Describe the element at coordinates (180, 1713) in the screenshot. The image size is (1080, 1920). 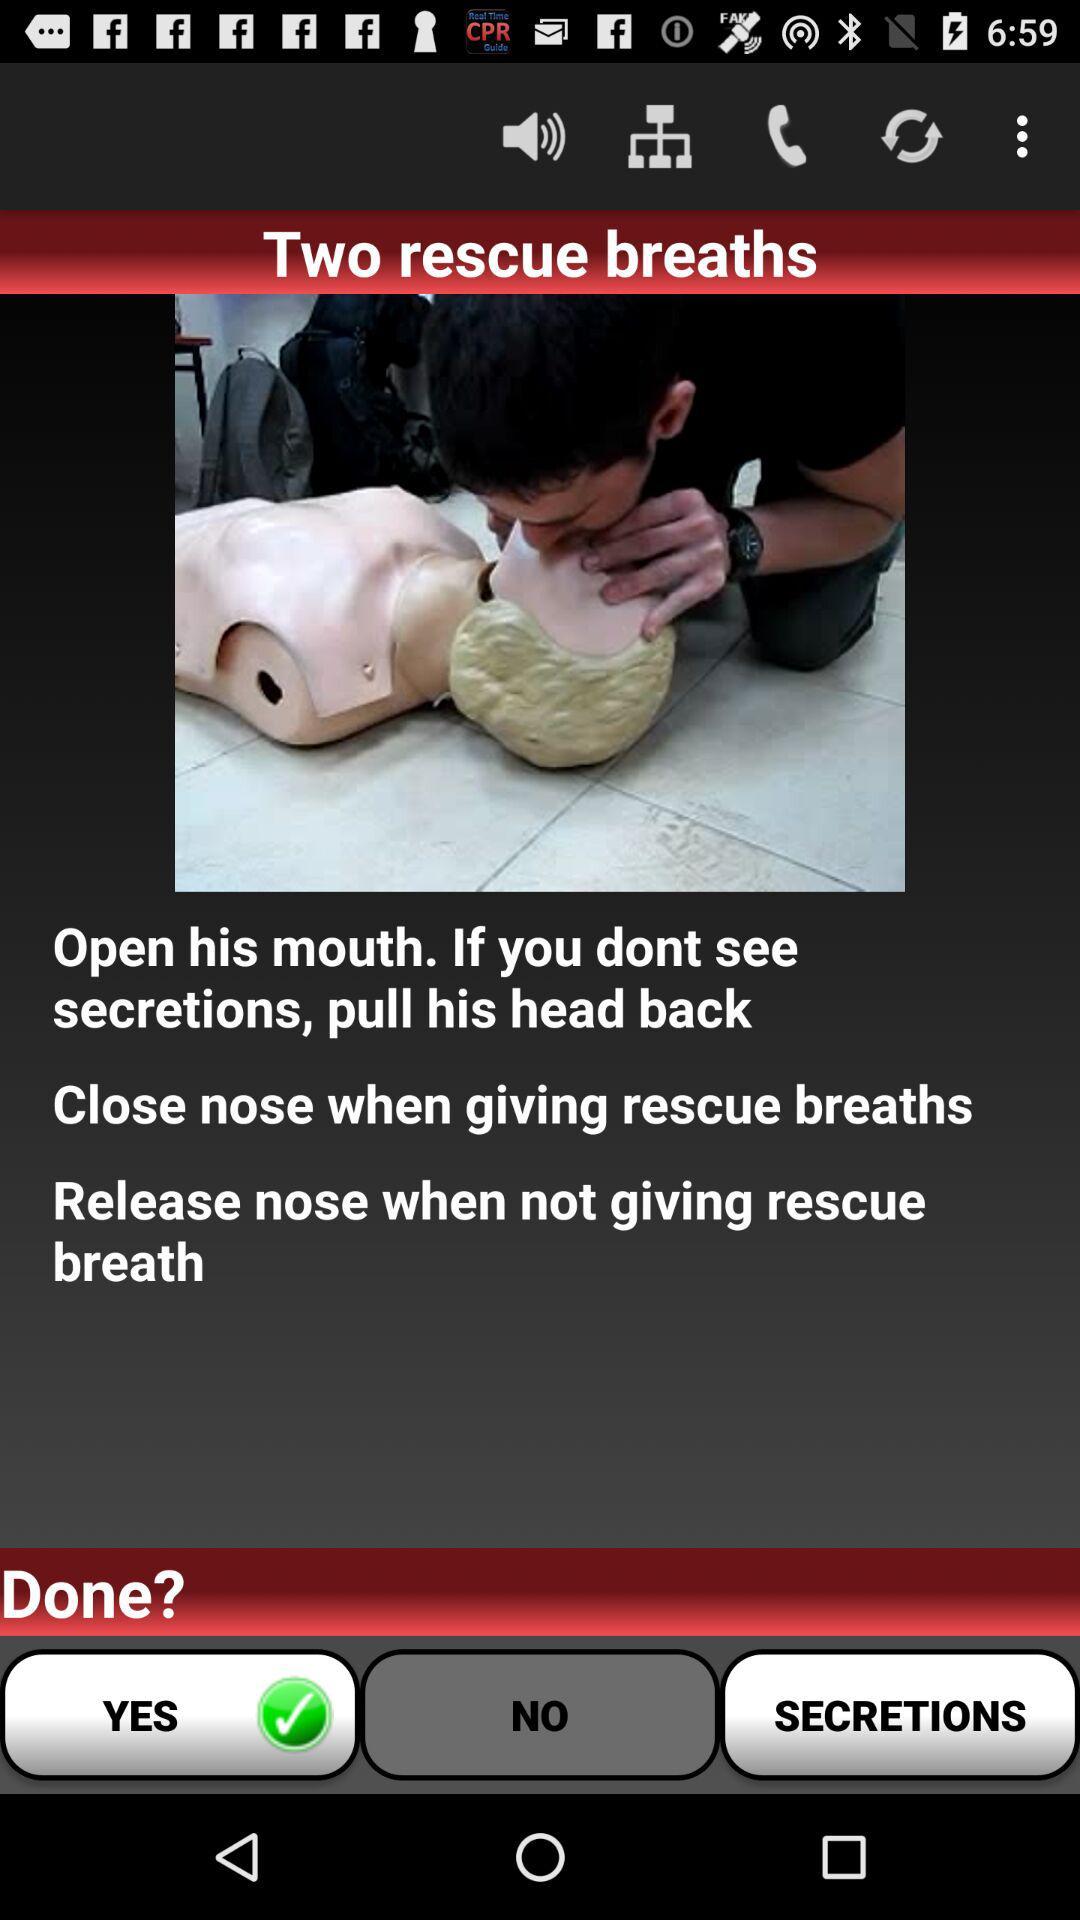
I see `button next to no icon` at that location.